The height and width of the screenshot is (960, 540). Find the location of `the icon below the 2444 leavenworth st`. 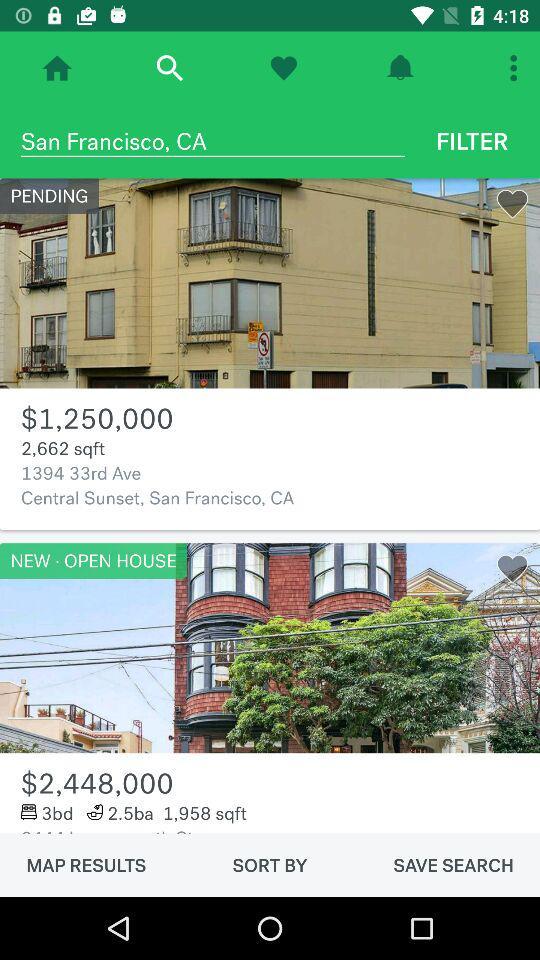

the icon below the 2444 leavenworth st is located at coordinates (453, 864).